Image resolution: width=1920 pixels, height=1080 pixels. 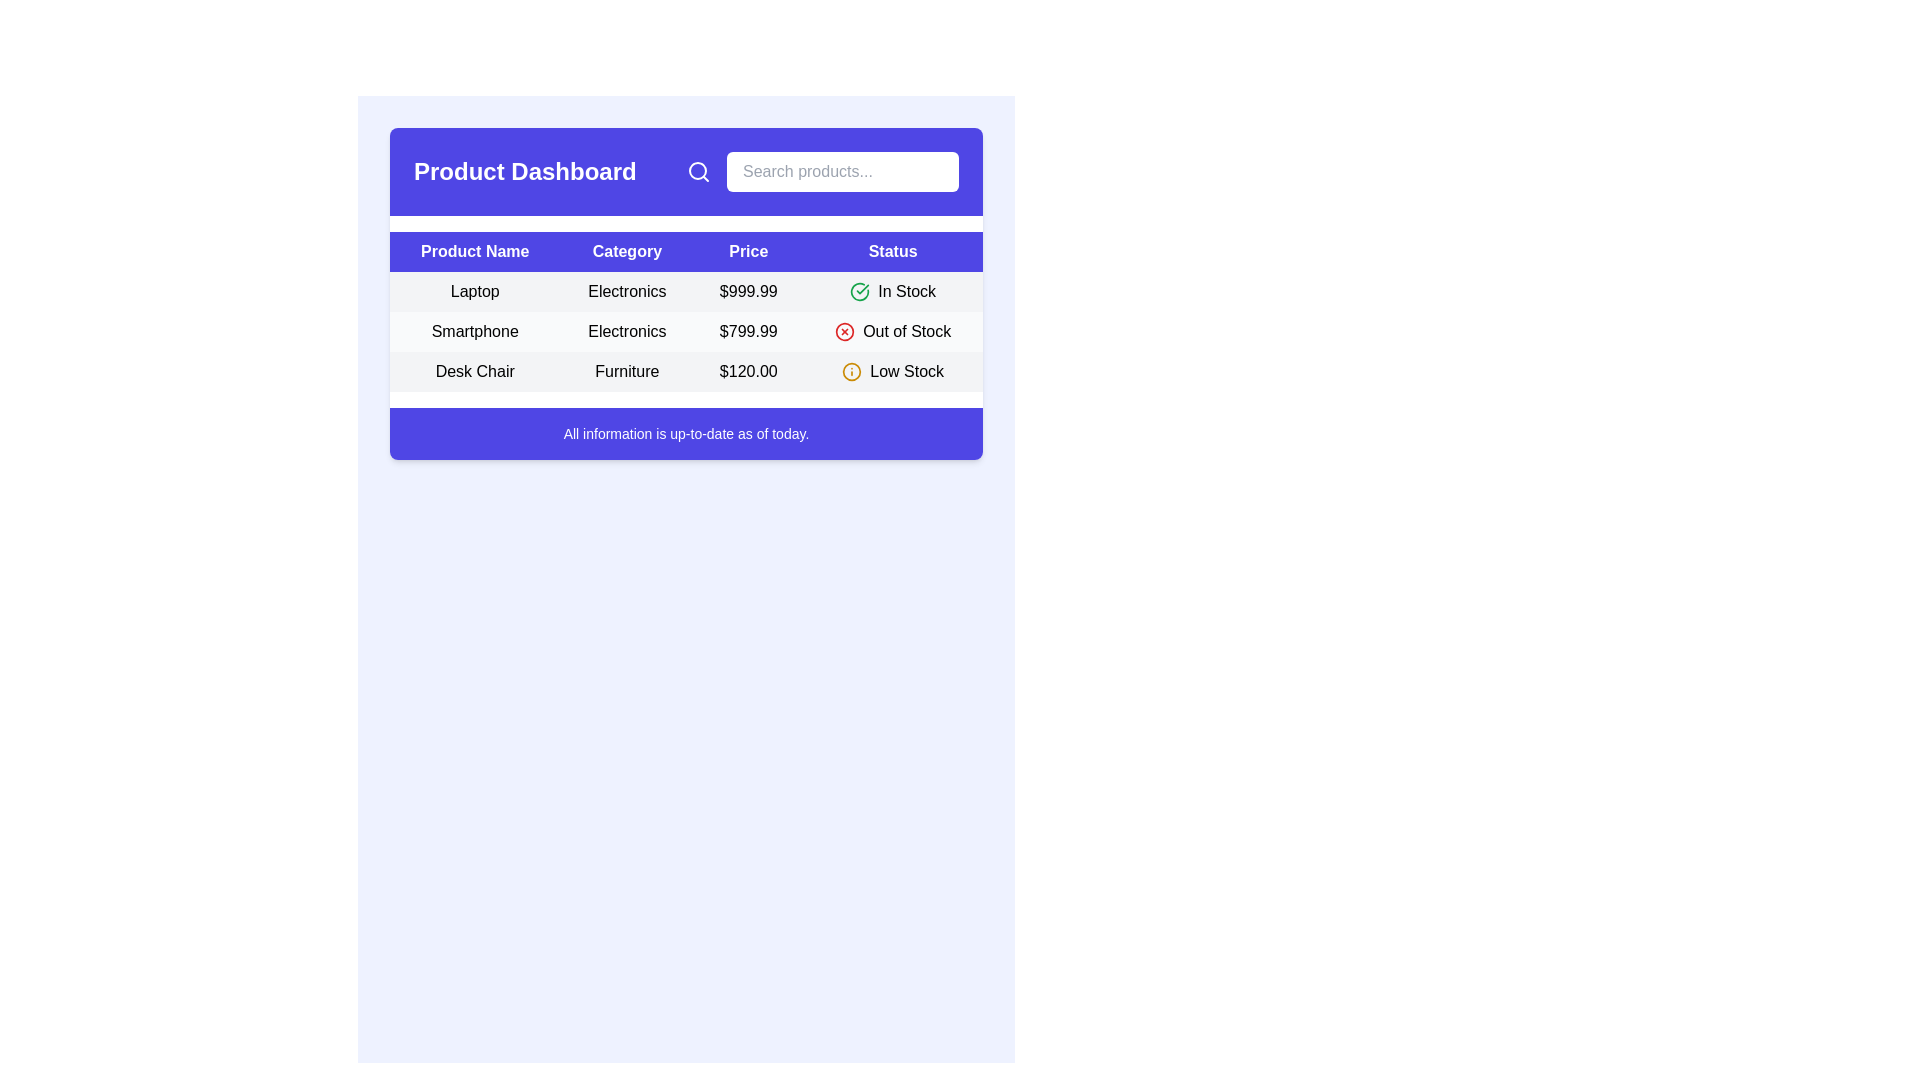 I want to click on the 'Status' text label, which is the fourth column header in the table styled in white text on a purple background, so click(x=892, y=250).